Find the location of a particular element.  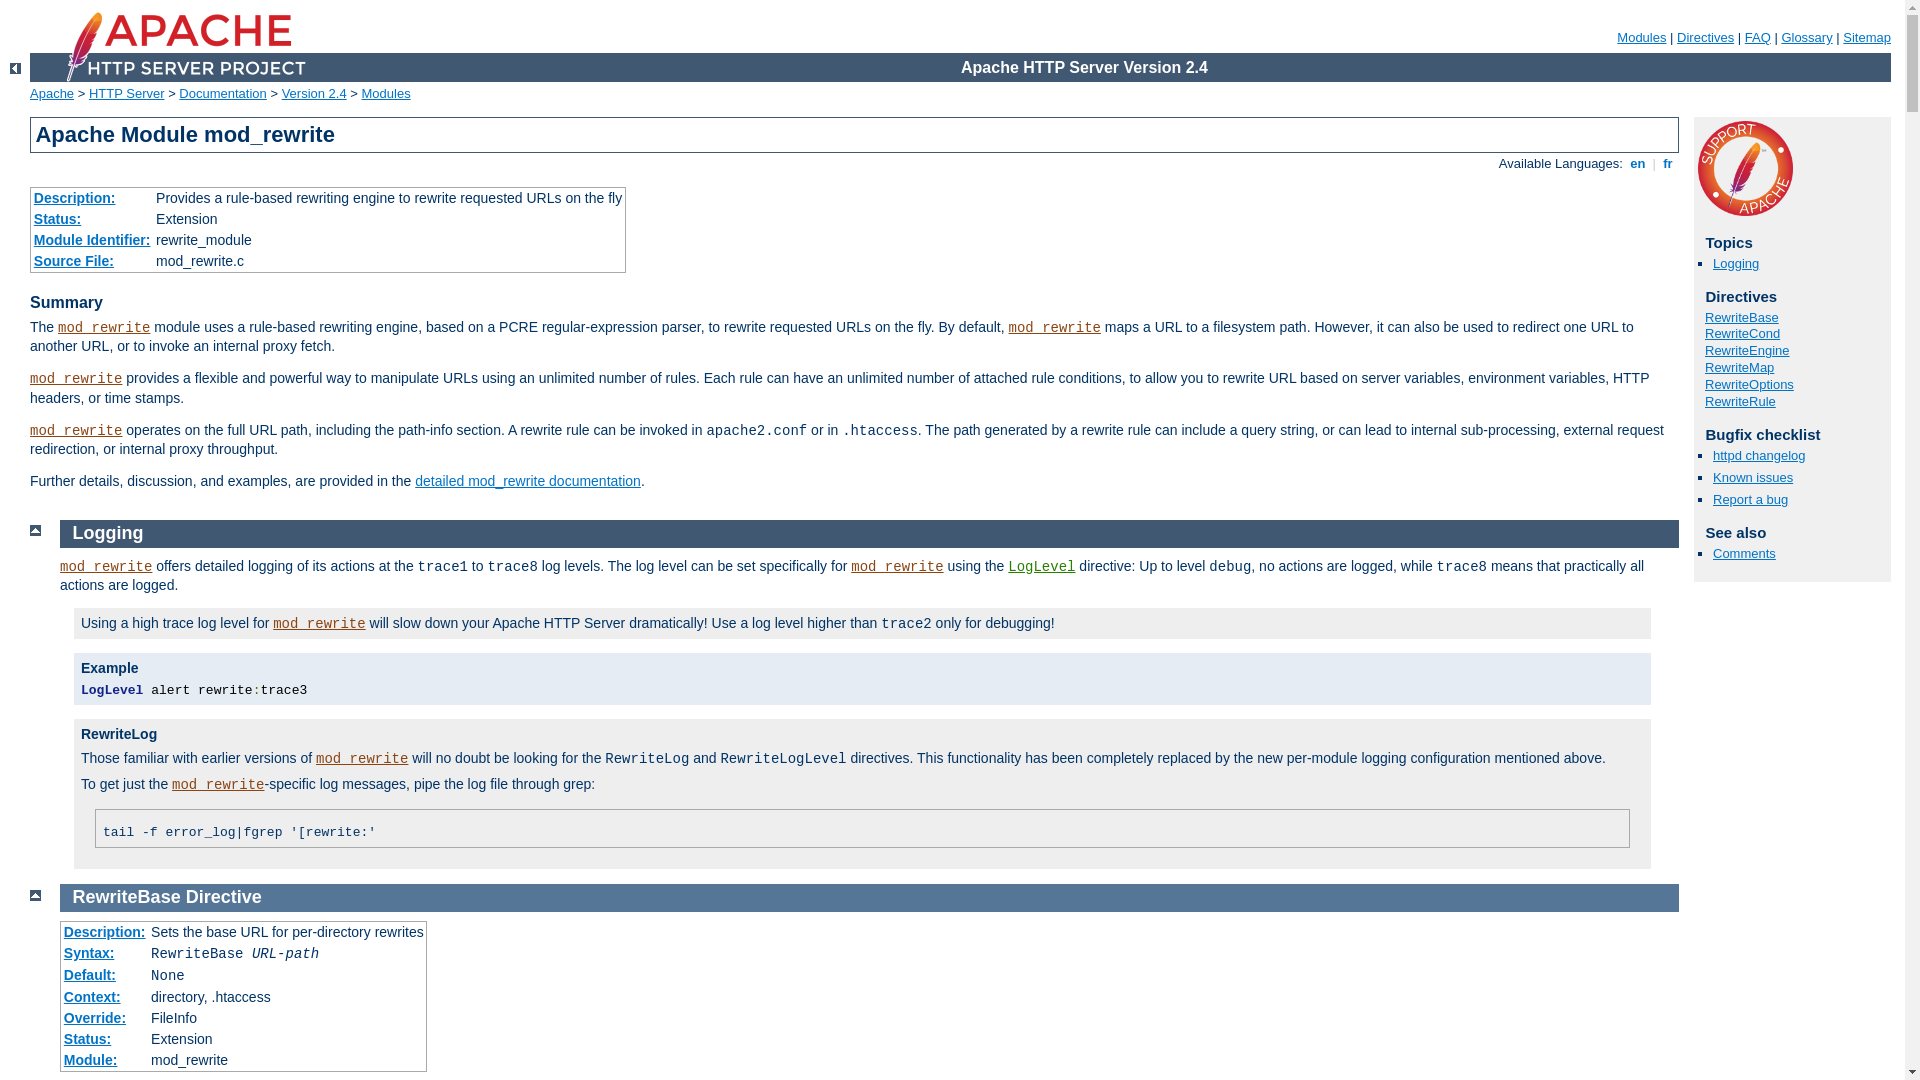

'Module:' is located at coordinates (90, 1059).